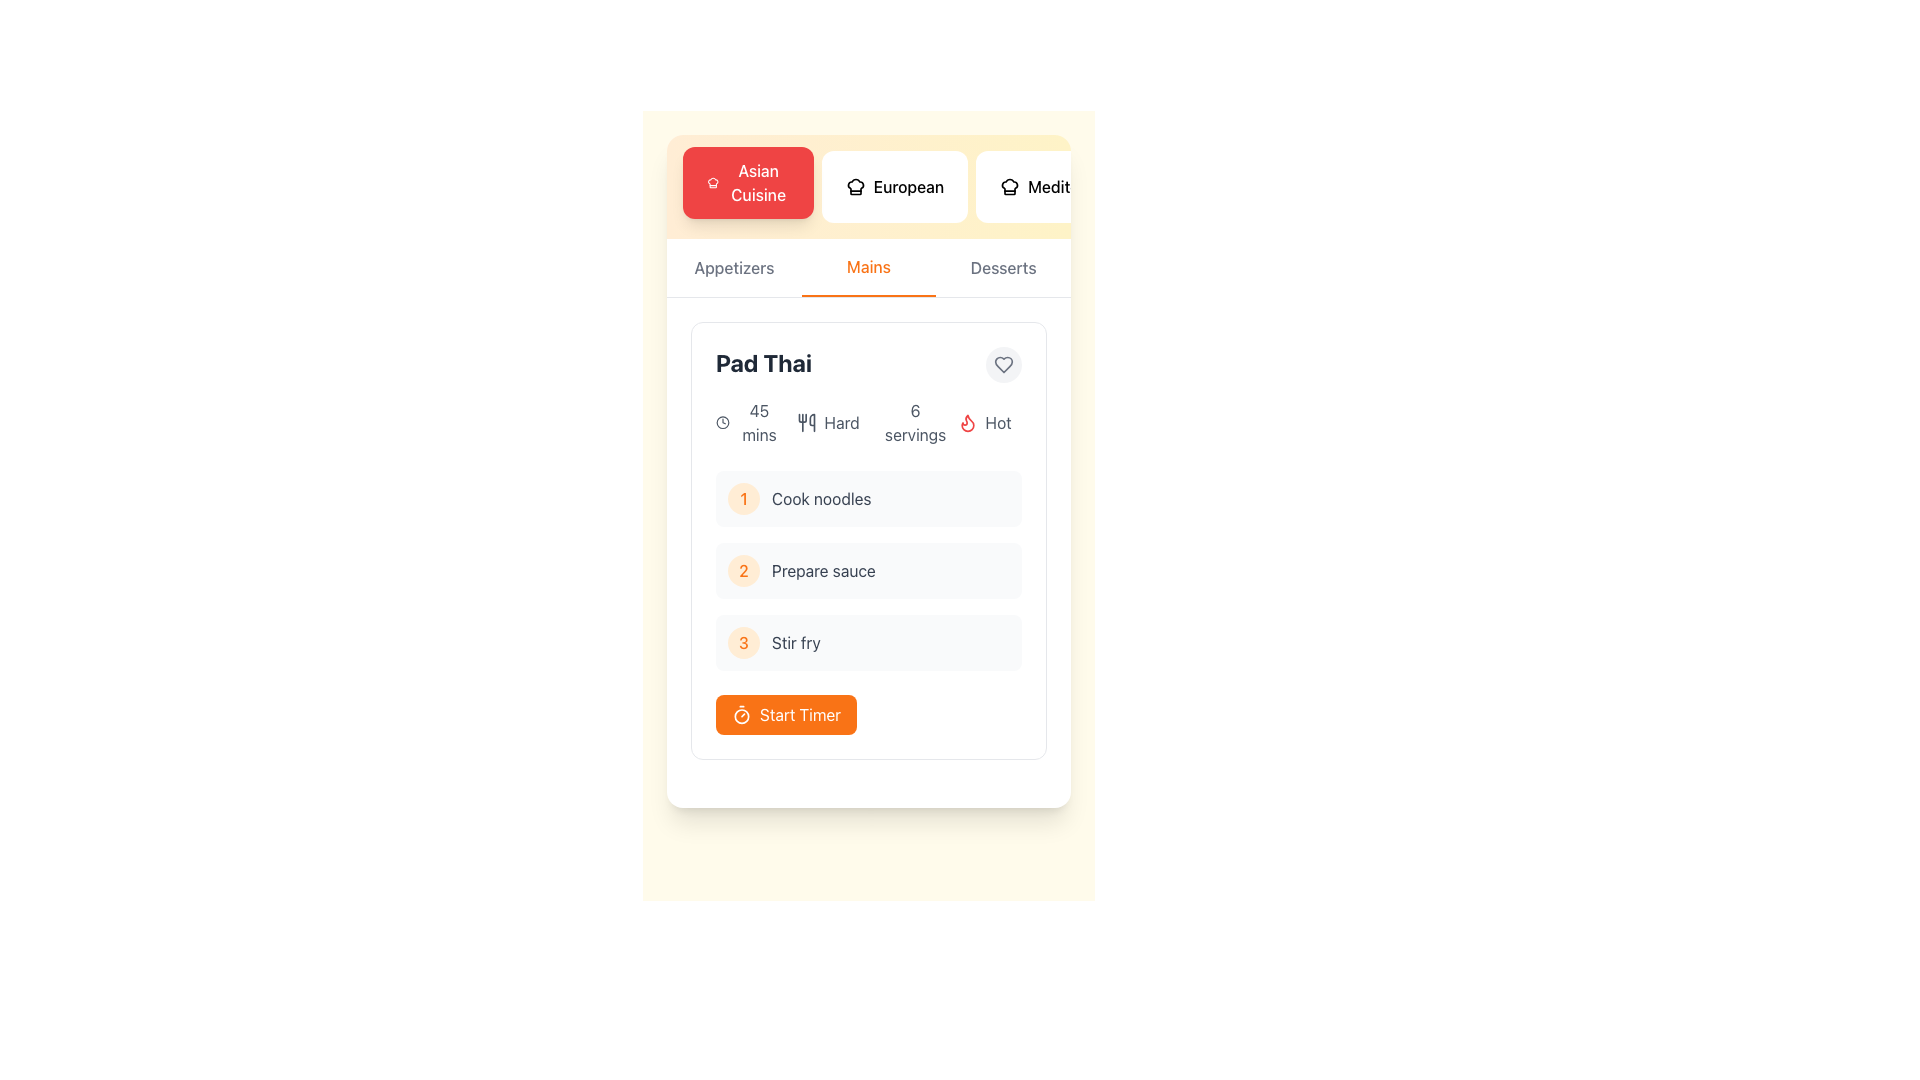 Image resolution: width=1920 pixels, height=1080 pixels. I want to click on the 'Mediterranean' button, which is the rightmost button in a row of three, so click(1067, 186).